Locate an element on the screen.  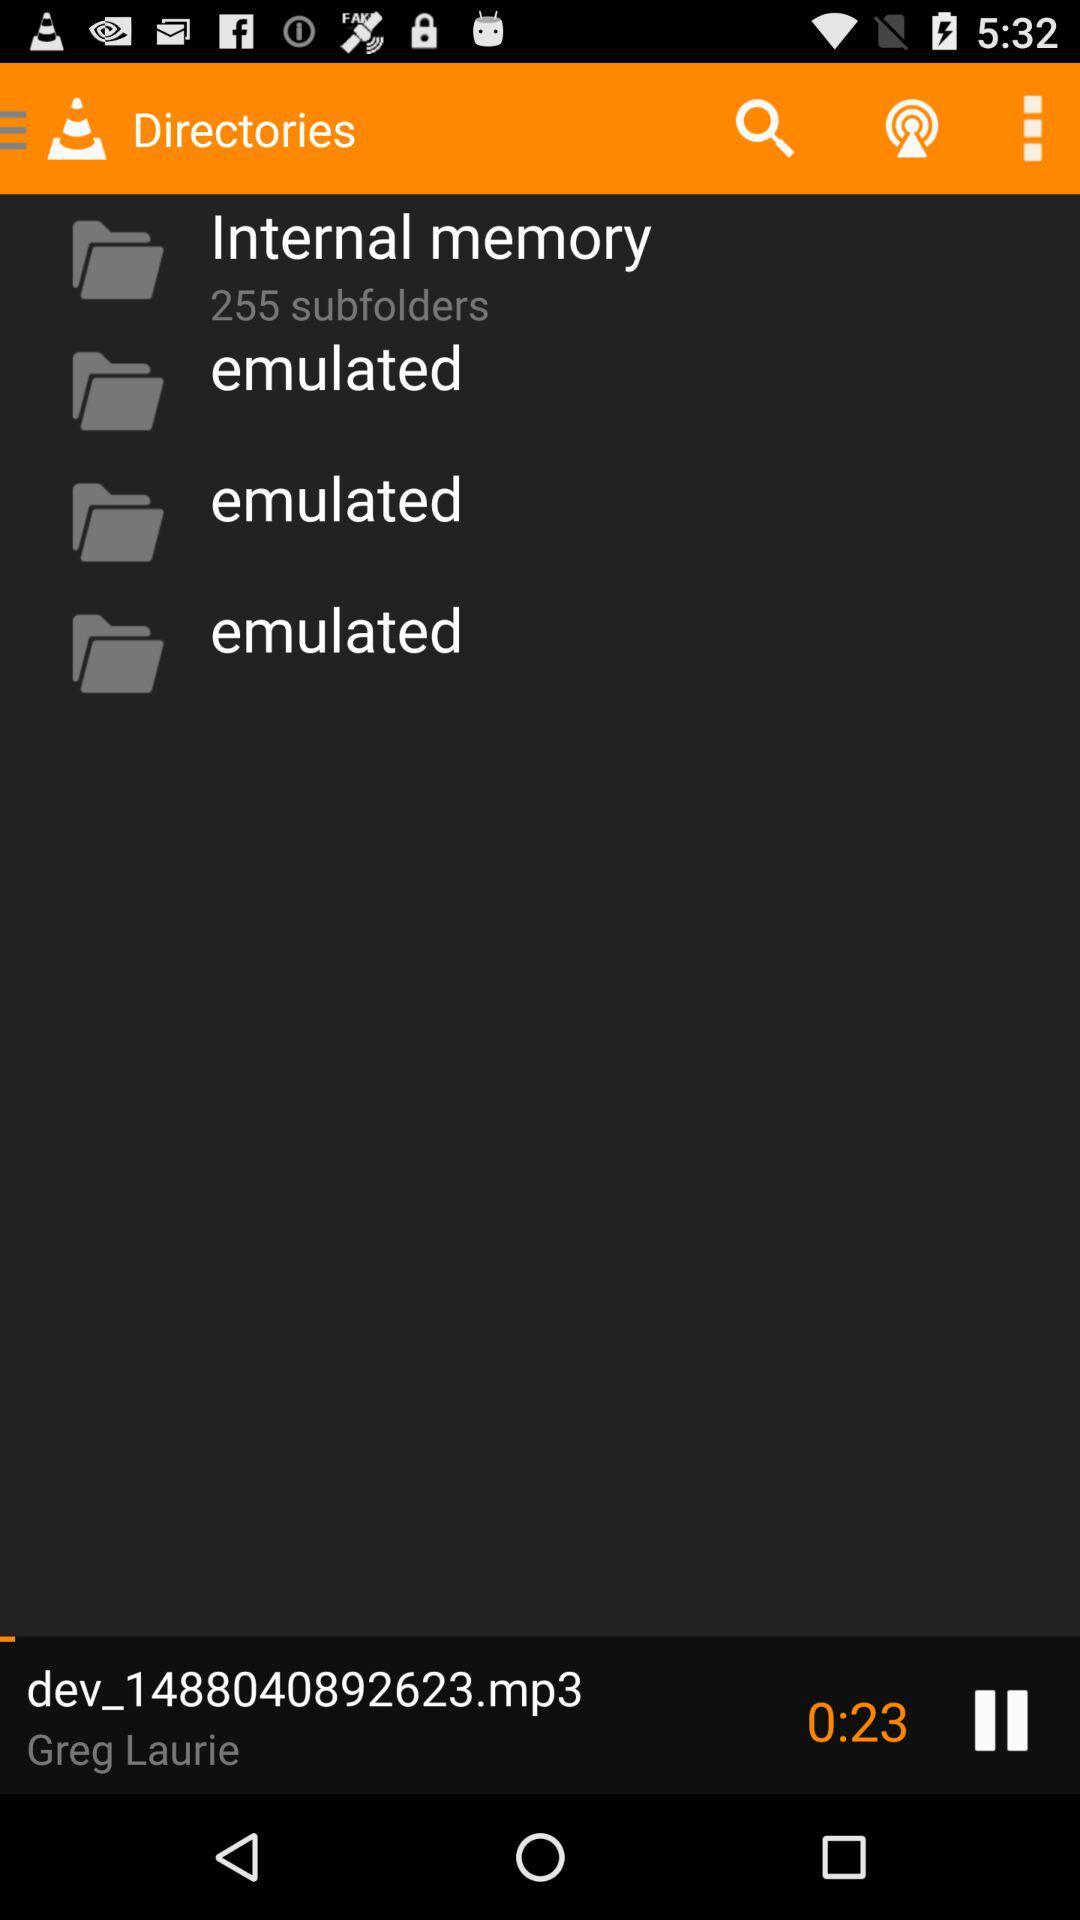
the internal memory is located at coordinates (429, 234).